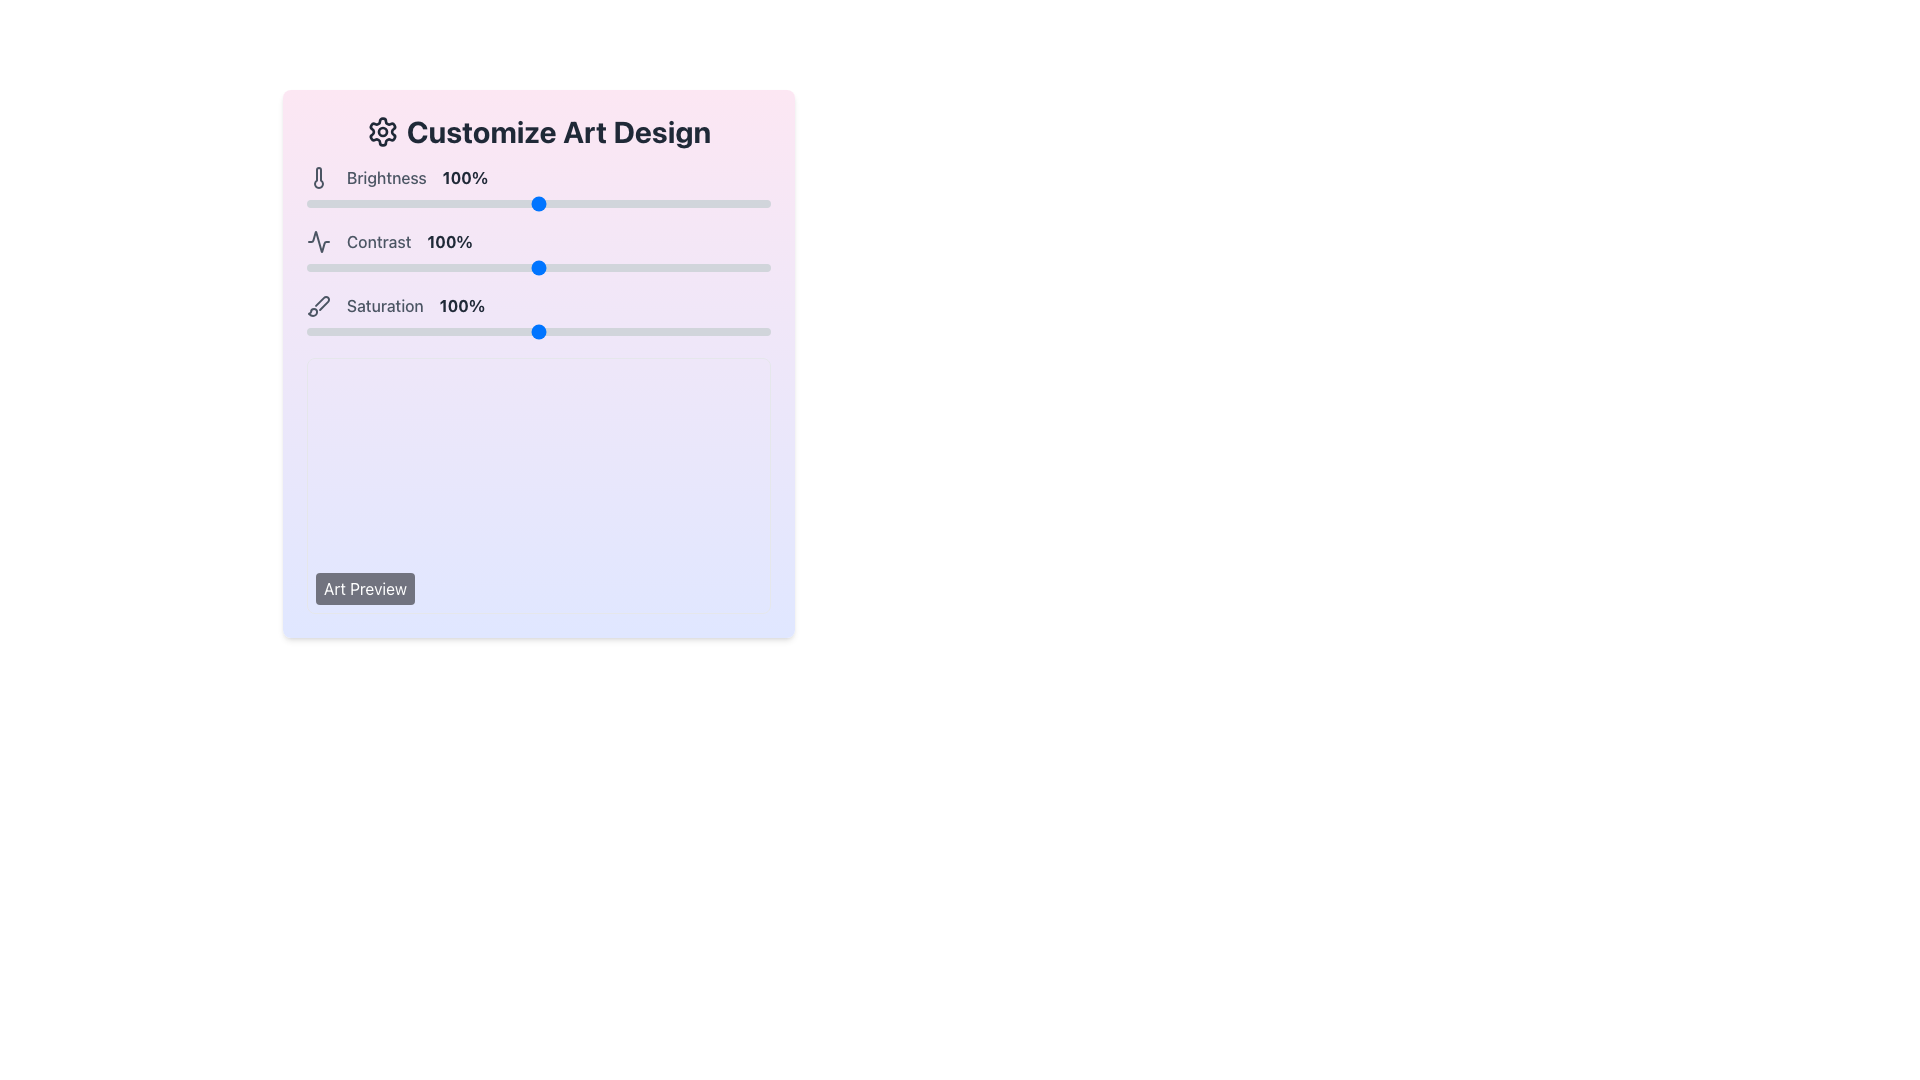 Image resolution: width=1920 pixels, height=1080 pixels. Describe the element at coordinates (692, 204) in the screenshot. I see `brightness` at that location.